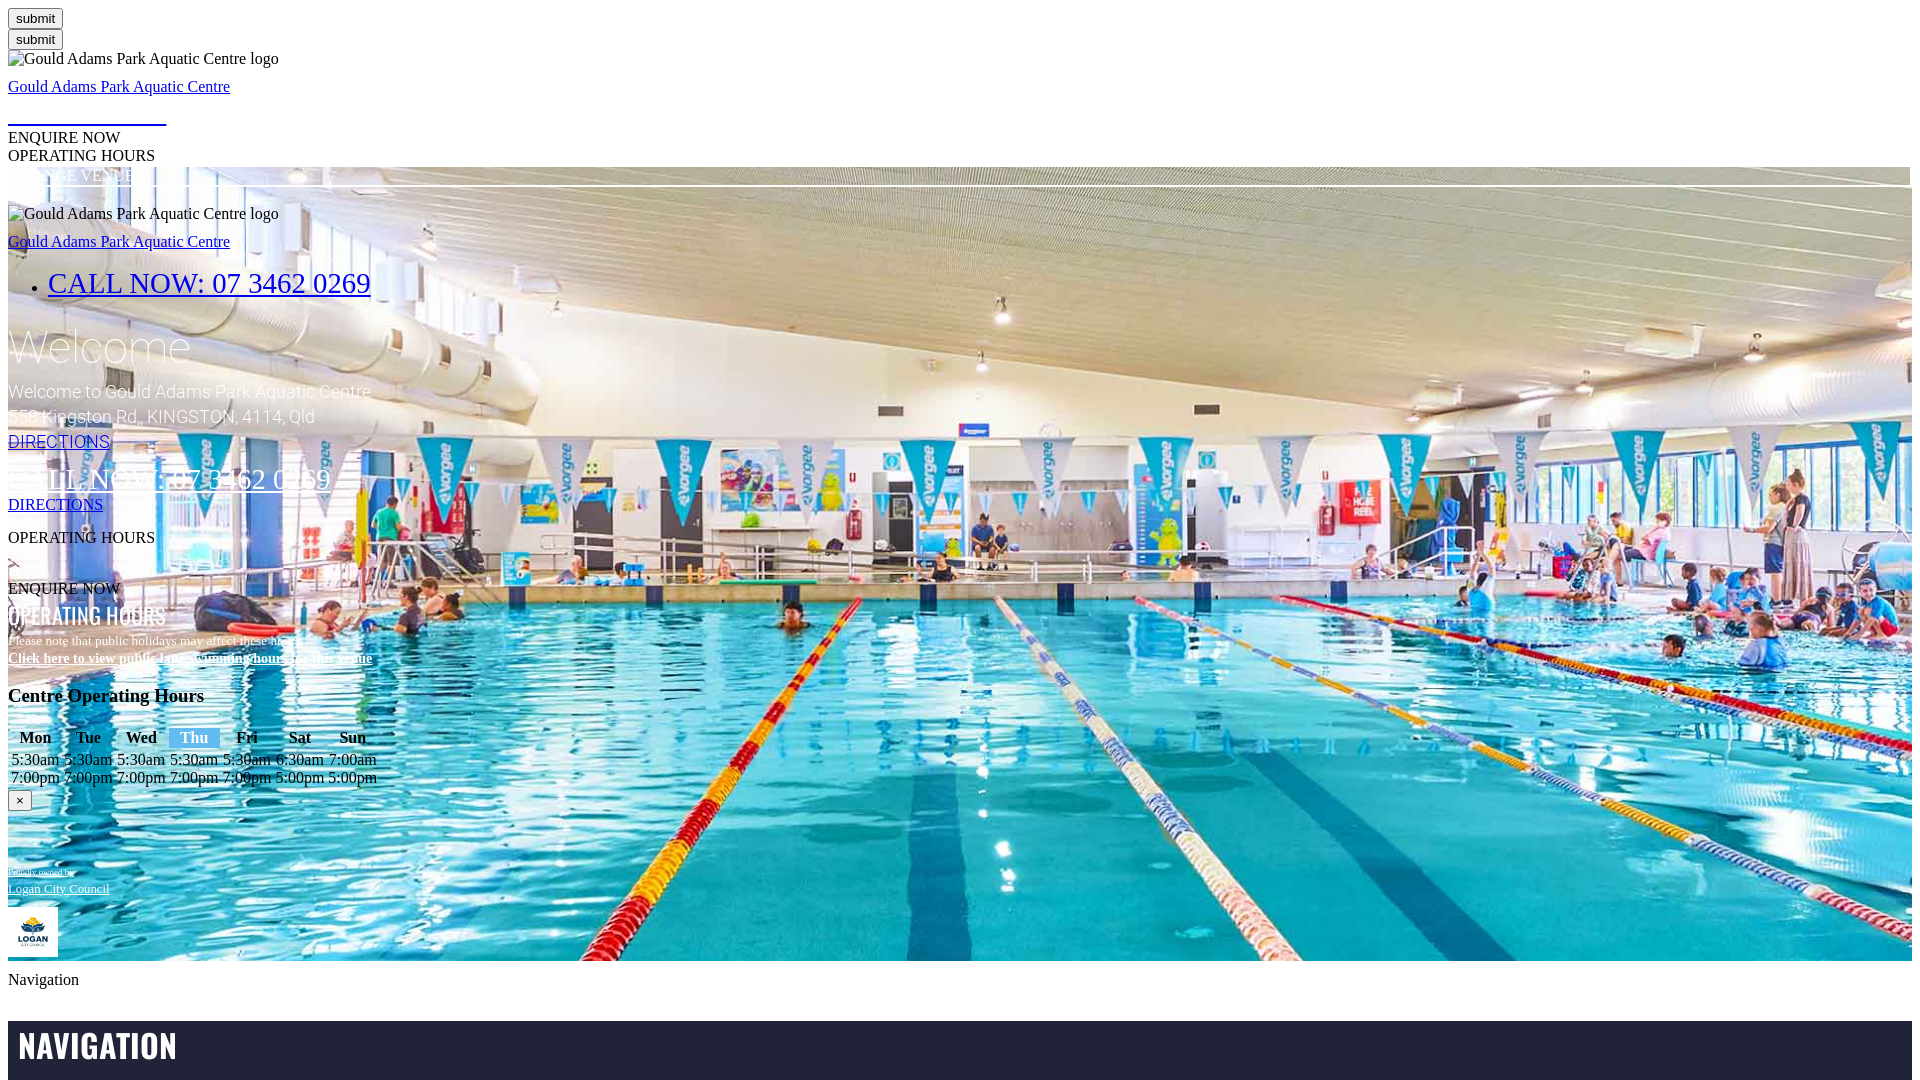 This screenshot has height=1080, width=1920. I want to click on 'CALL NOW: 07 3462 0269', so click(209, 282).